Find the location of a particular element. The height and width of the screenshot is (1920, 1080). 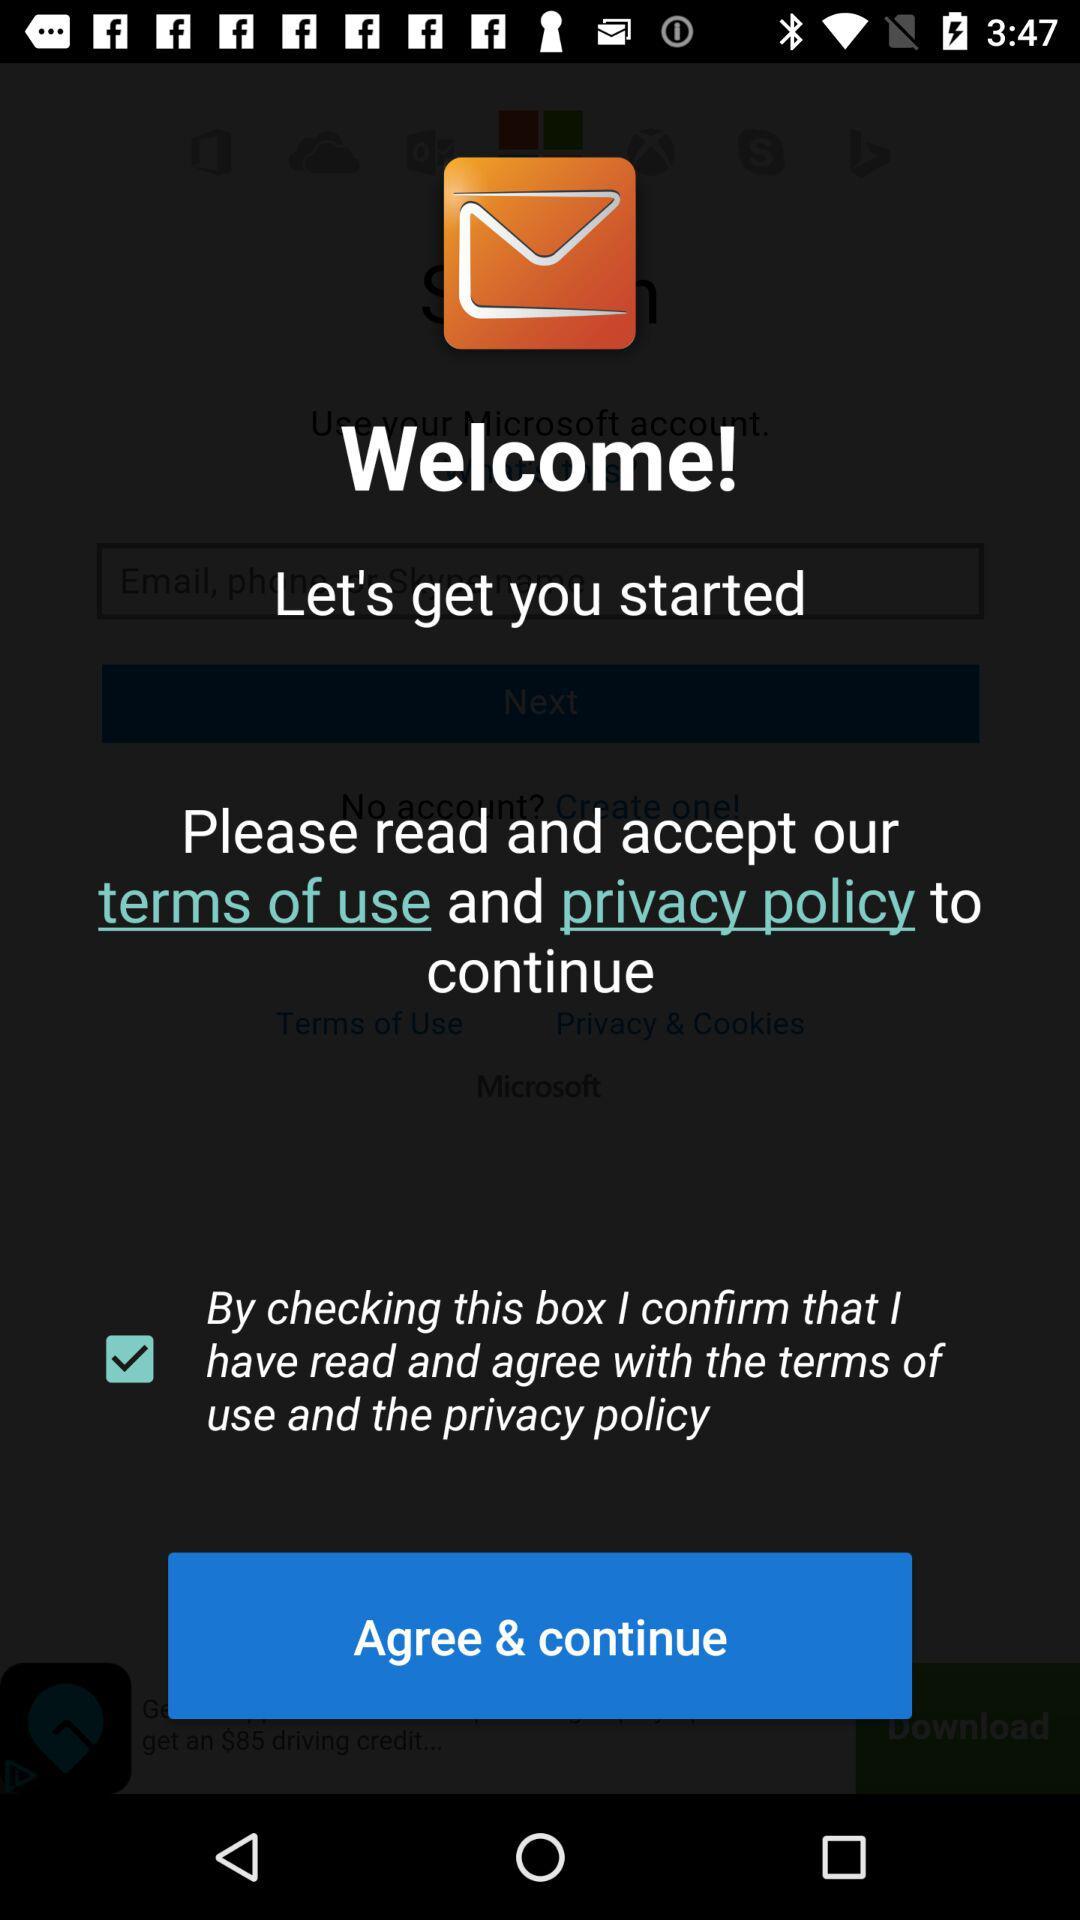

the agree & continue item is located at coordinates (540, 1635).